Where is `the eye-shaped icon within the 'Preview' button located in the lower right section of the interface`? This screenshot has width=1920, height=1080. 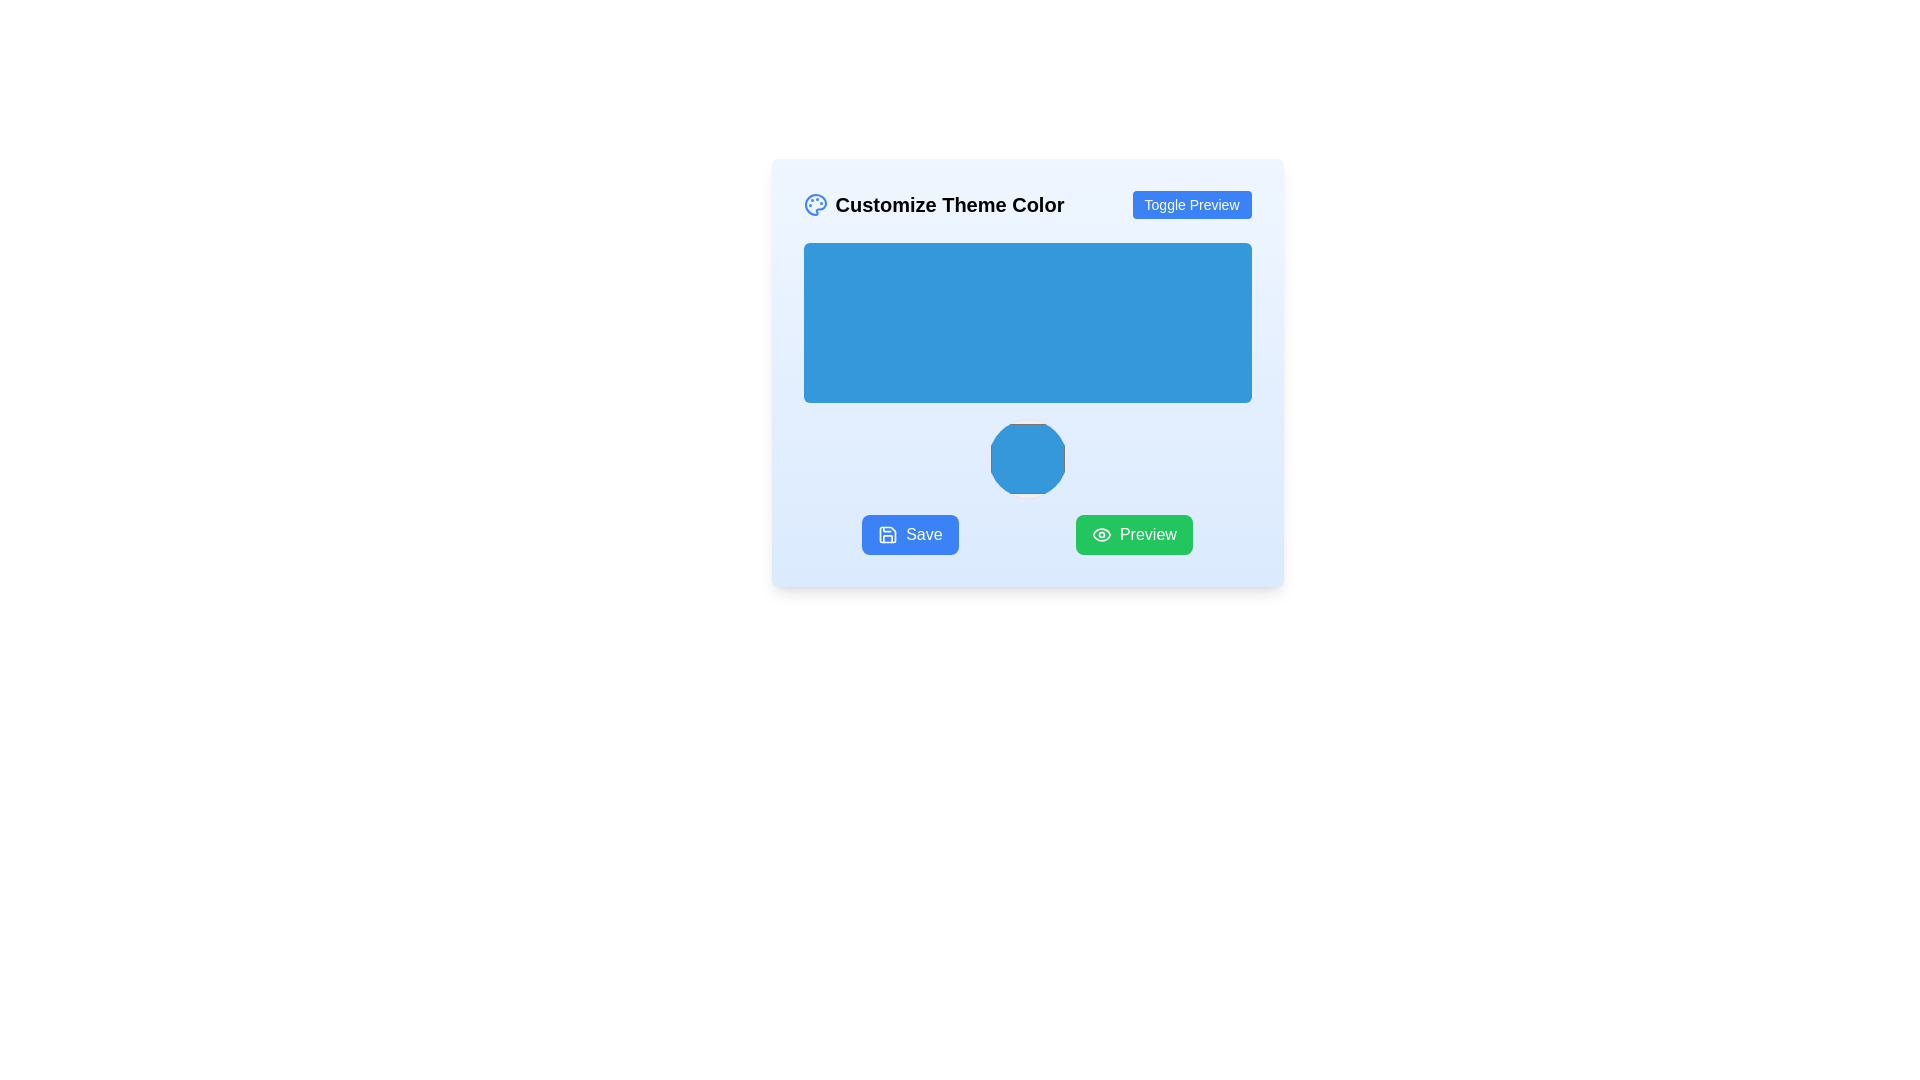 the eye-shaped icon within the 'Preview' button located in the lower right section of the interface is located at coordinates (1100, 534).